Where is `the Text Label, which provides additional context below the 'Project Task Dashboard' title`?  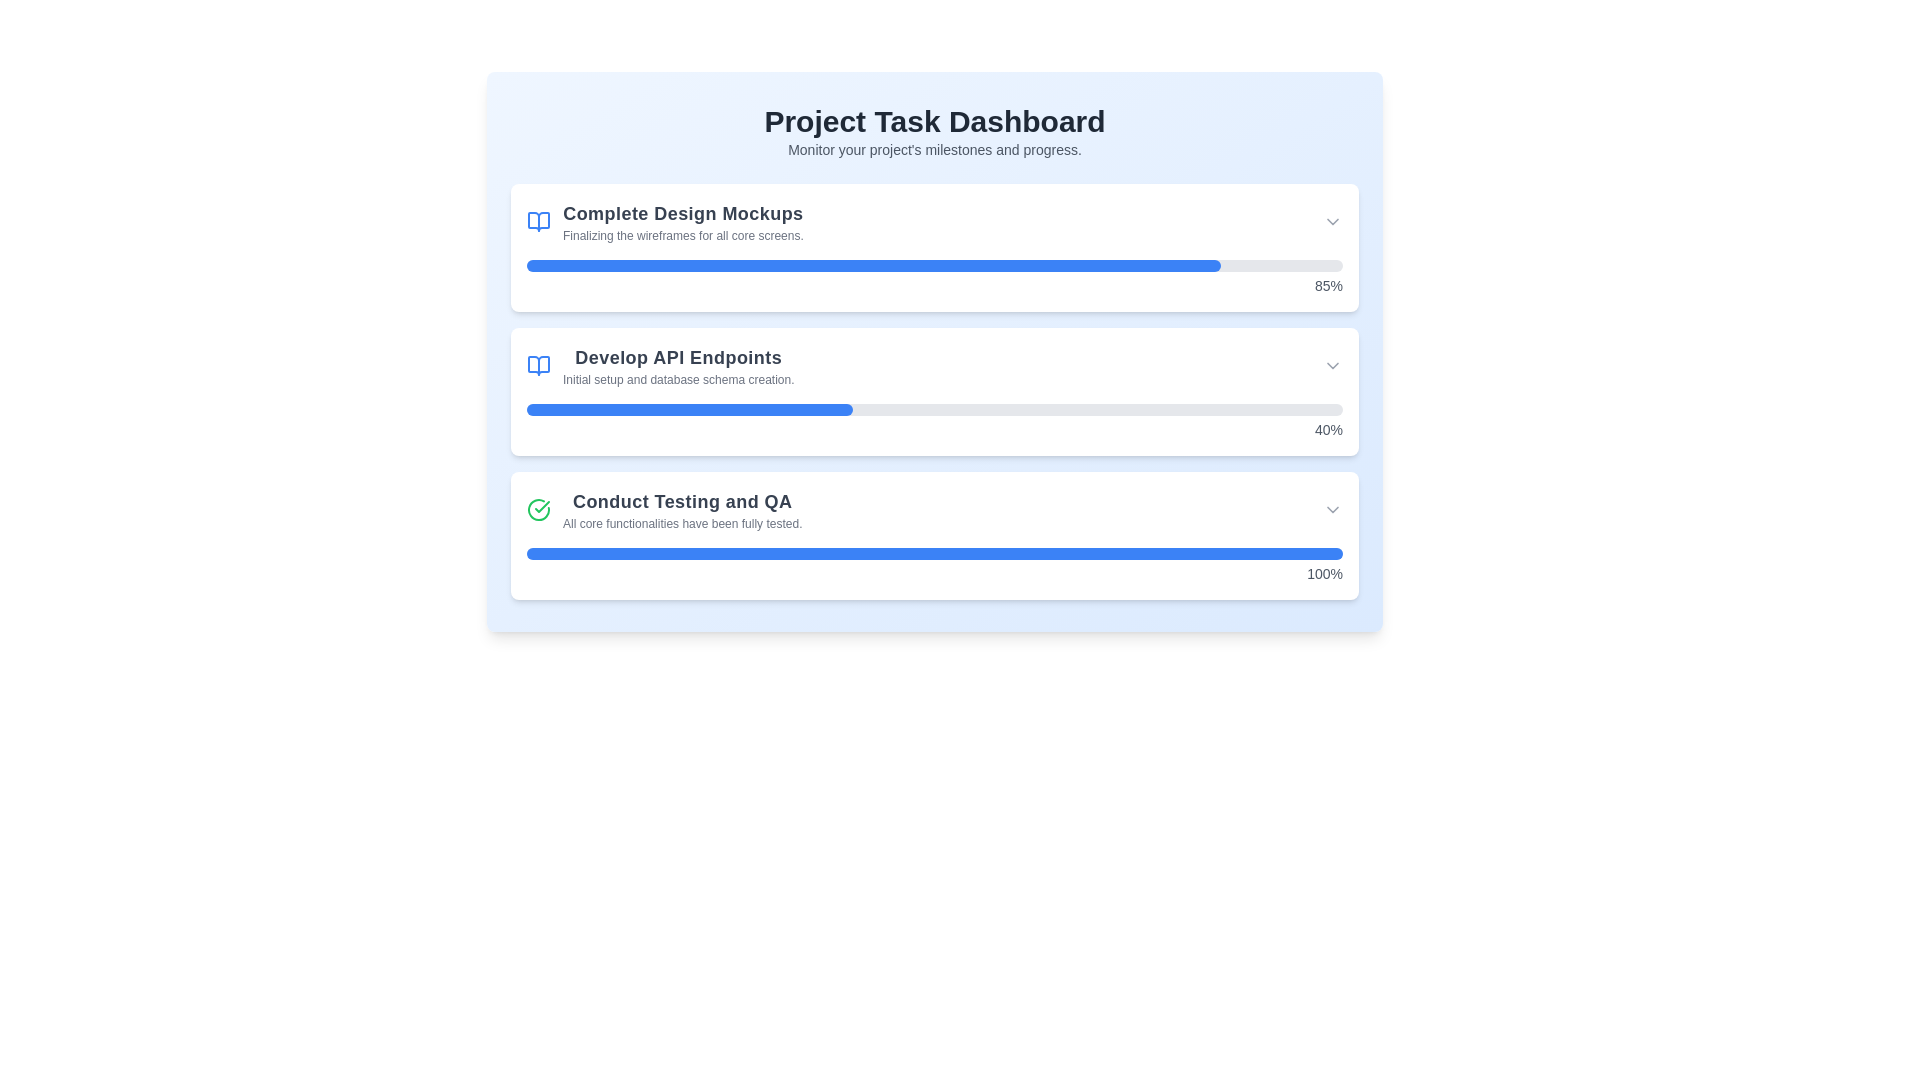
the Text Label, which provides additional context below the 'Project Task Dashboard' title is located at coordinates (934, 149).